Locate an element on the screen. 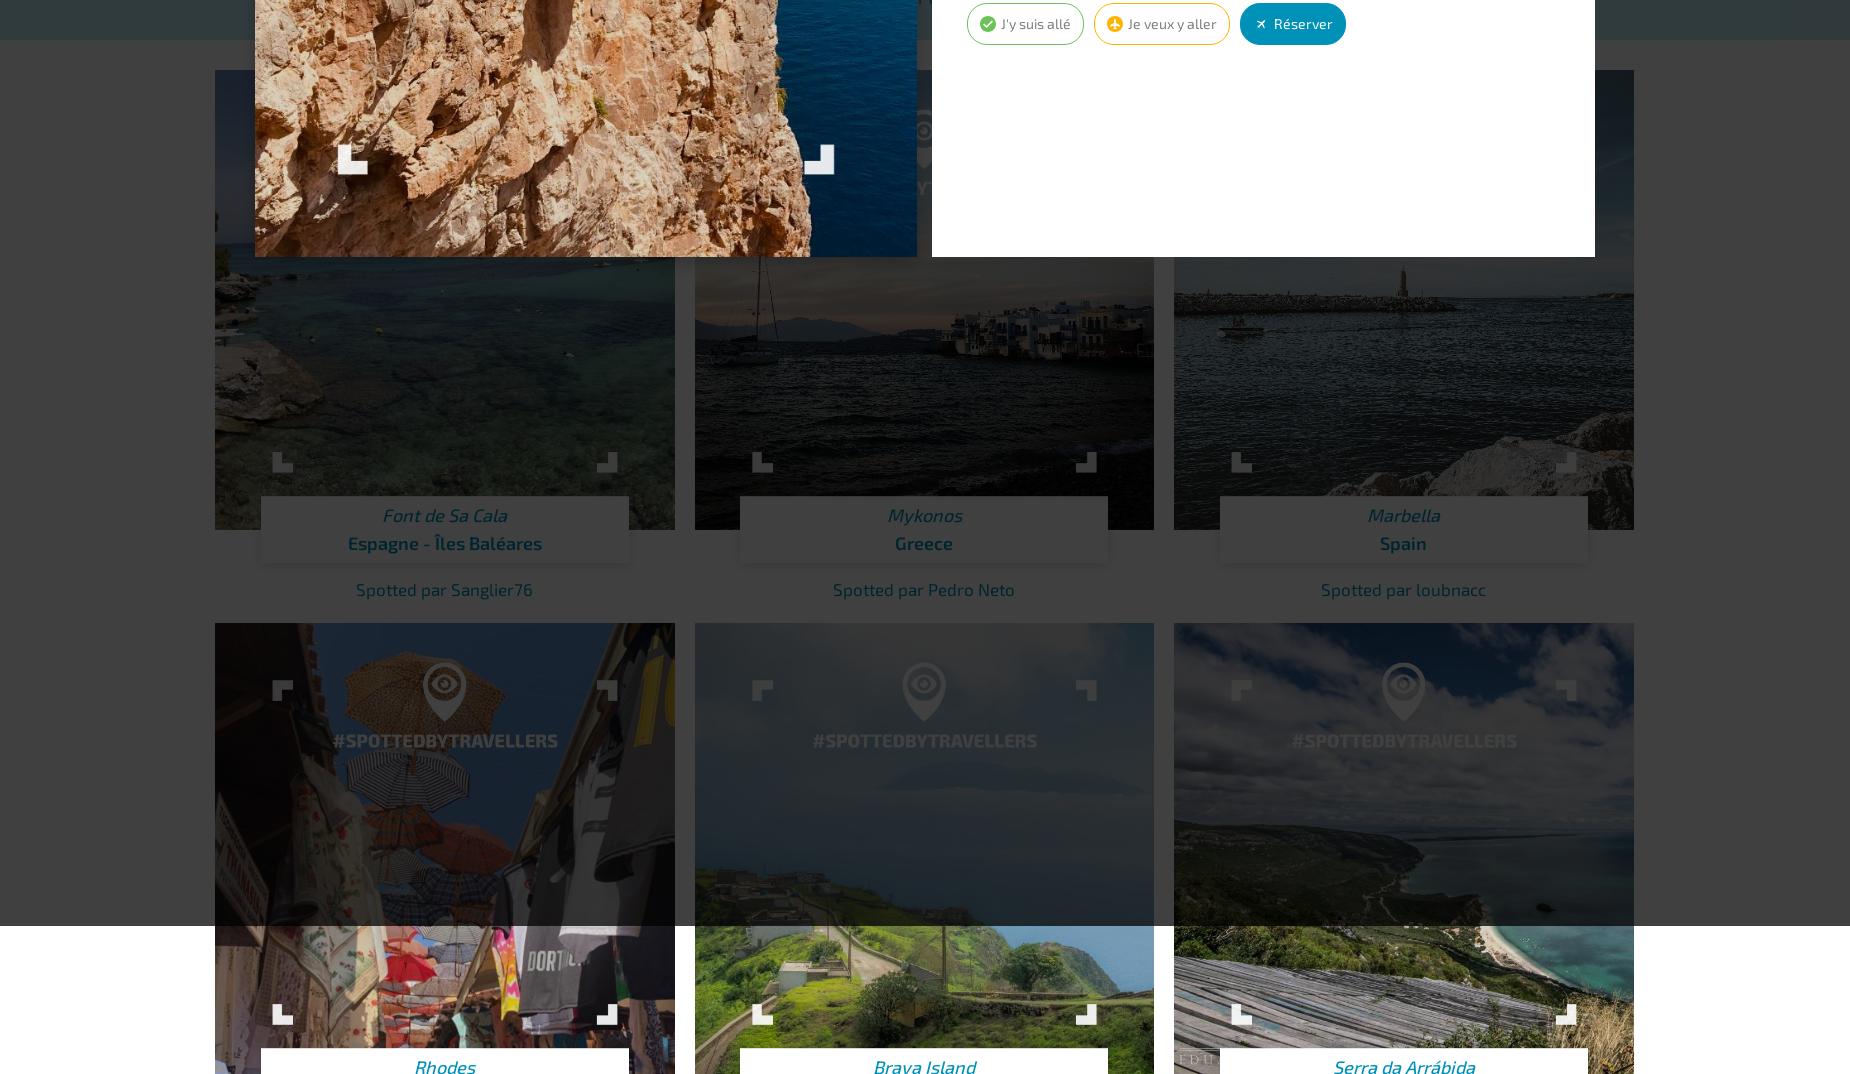 Image resolution: width=1850 pixels, height=1074 pixels. 'Spain' is located at coordinates (1403, 542).